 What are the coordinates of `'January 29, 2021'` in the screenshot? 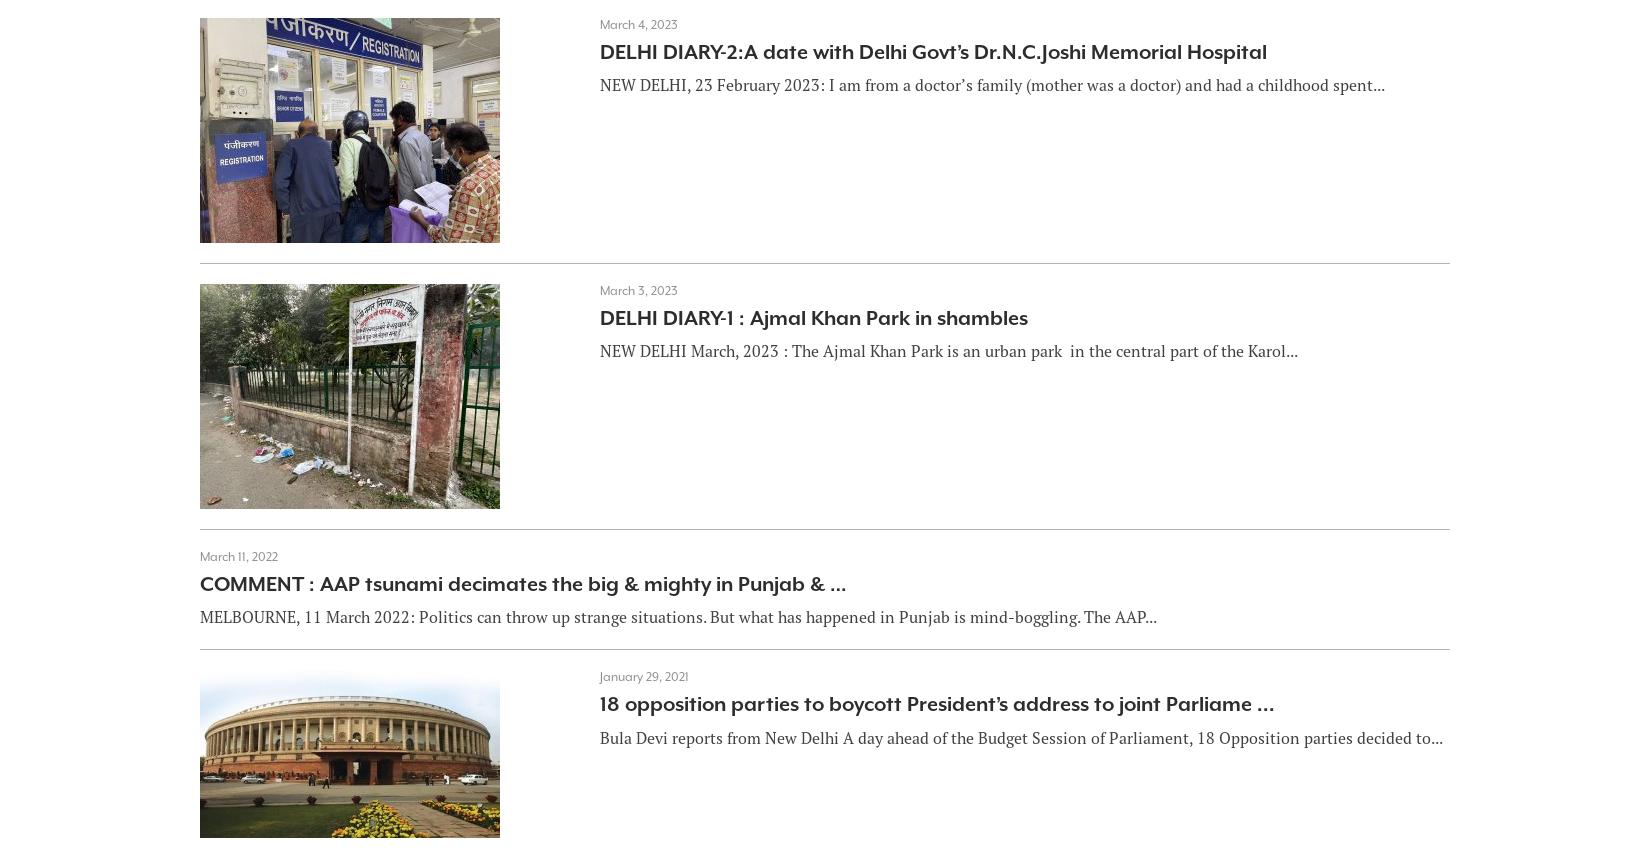 It's located at (597, 676).